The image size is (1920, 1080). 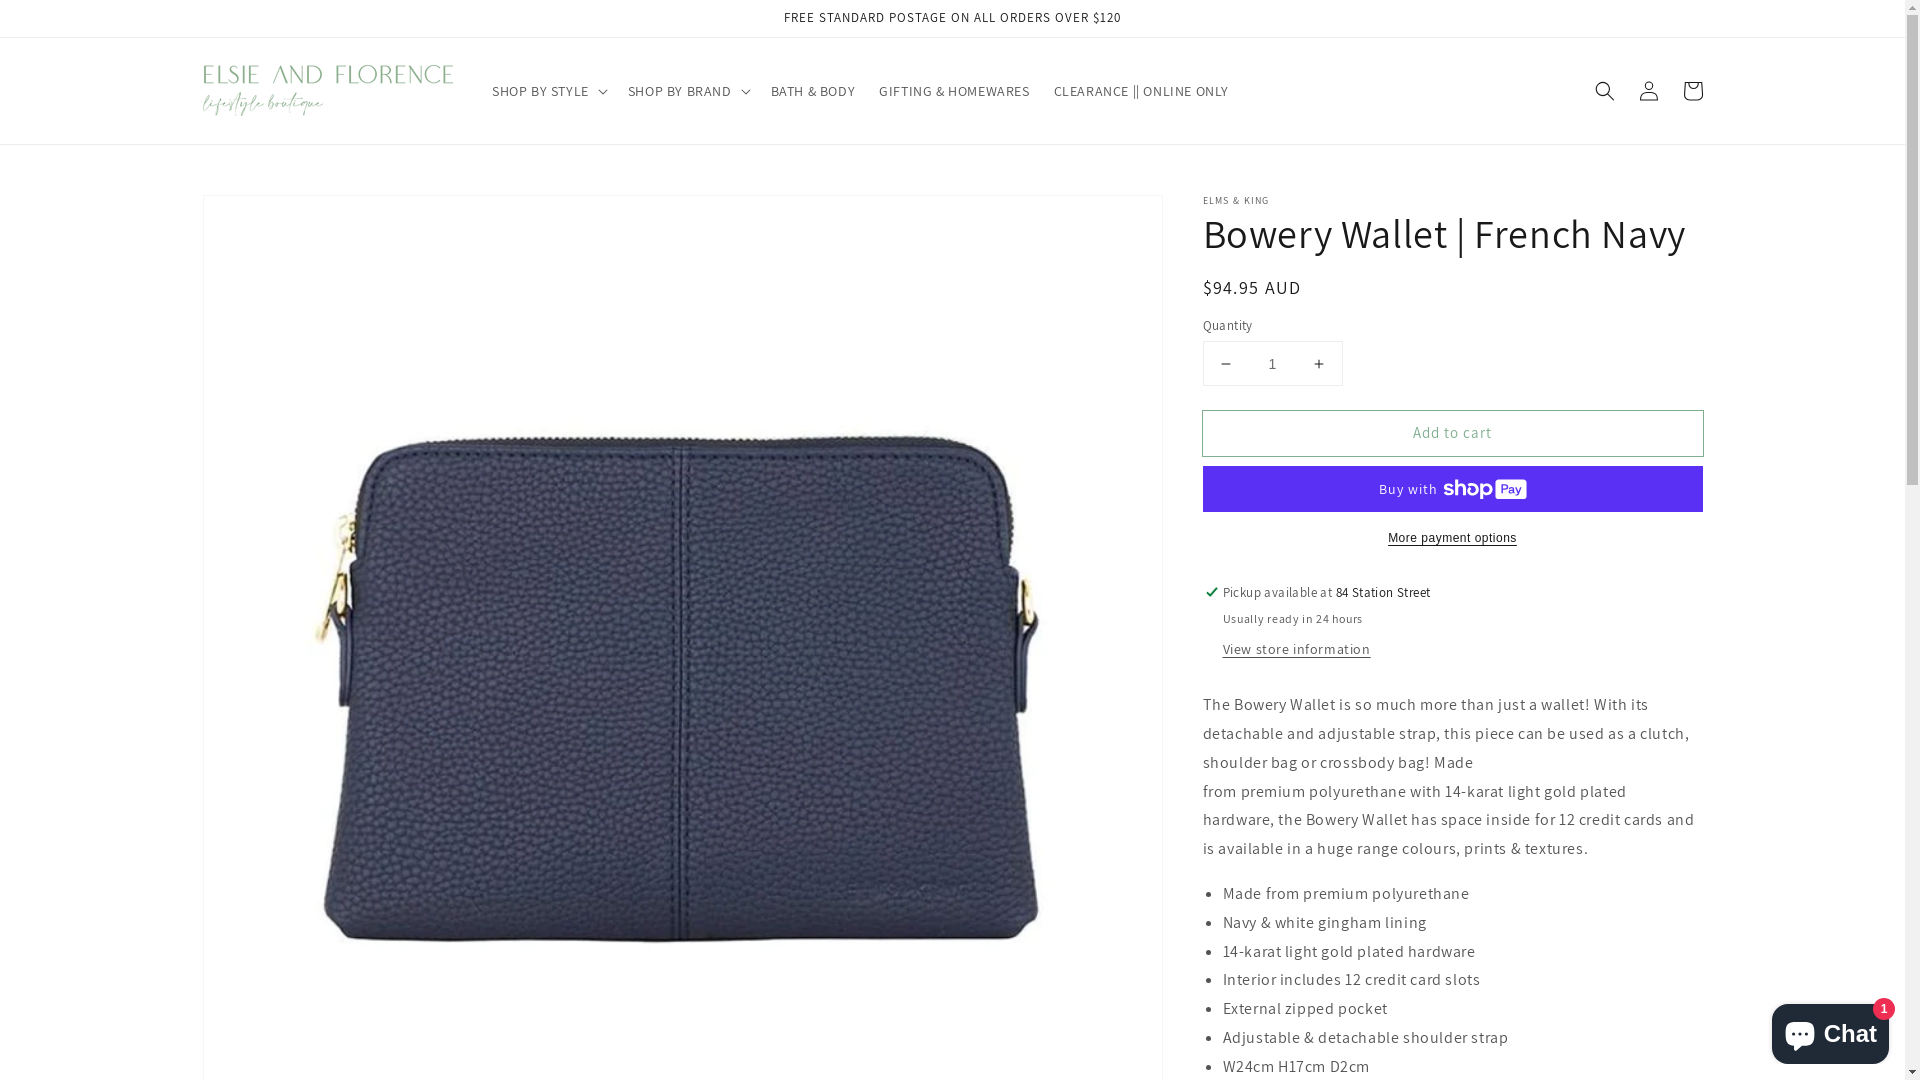 I want to click on 'Decrease quantity for Bowery Wallet | French Navy', so click(x=1203, y=363).